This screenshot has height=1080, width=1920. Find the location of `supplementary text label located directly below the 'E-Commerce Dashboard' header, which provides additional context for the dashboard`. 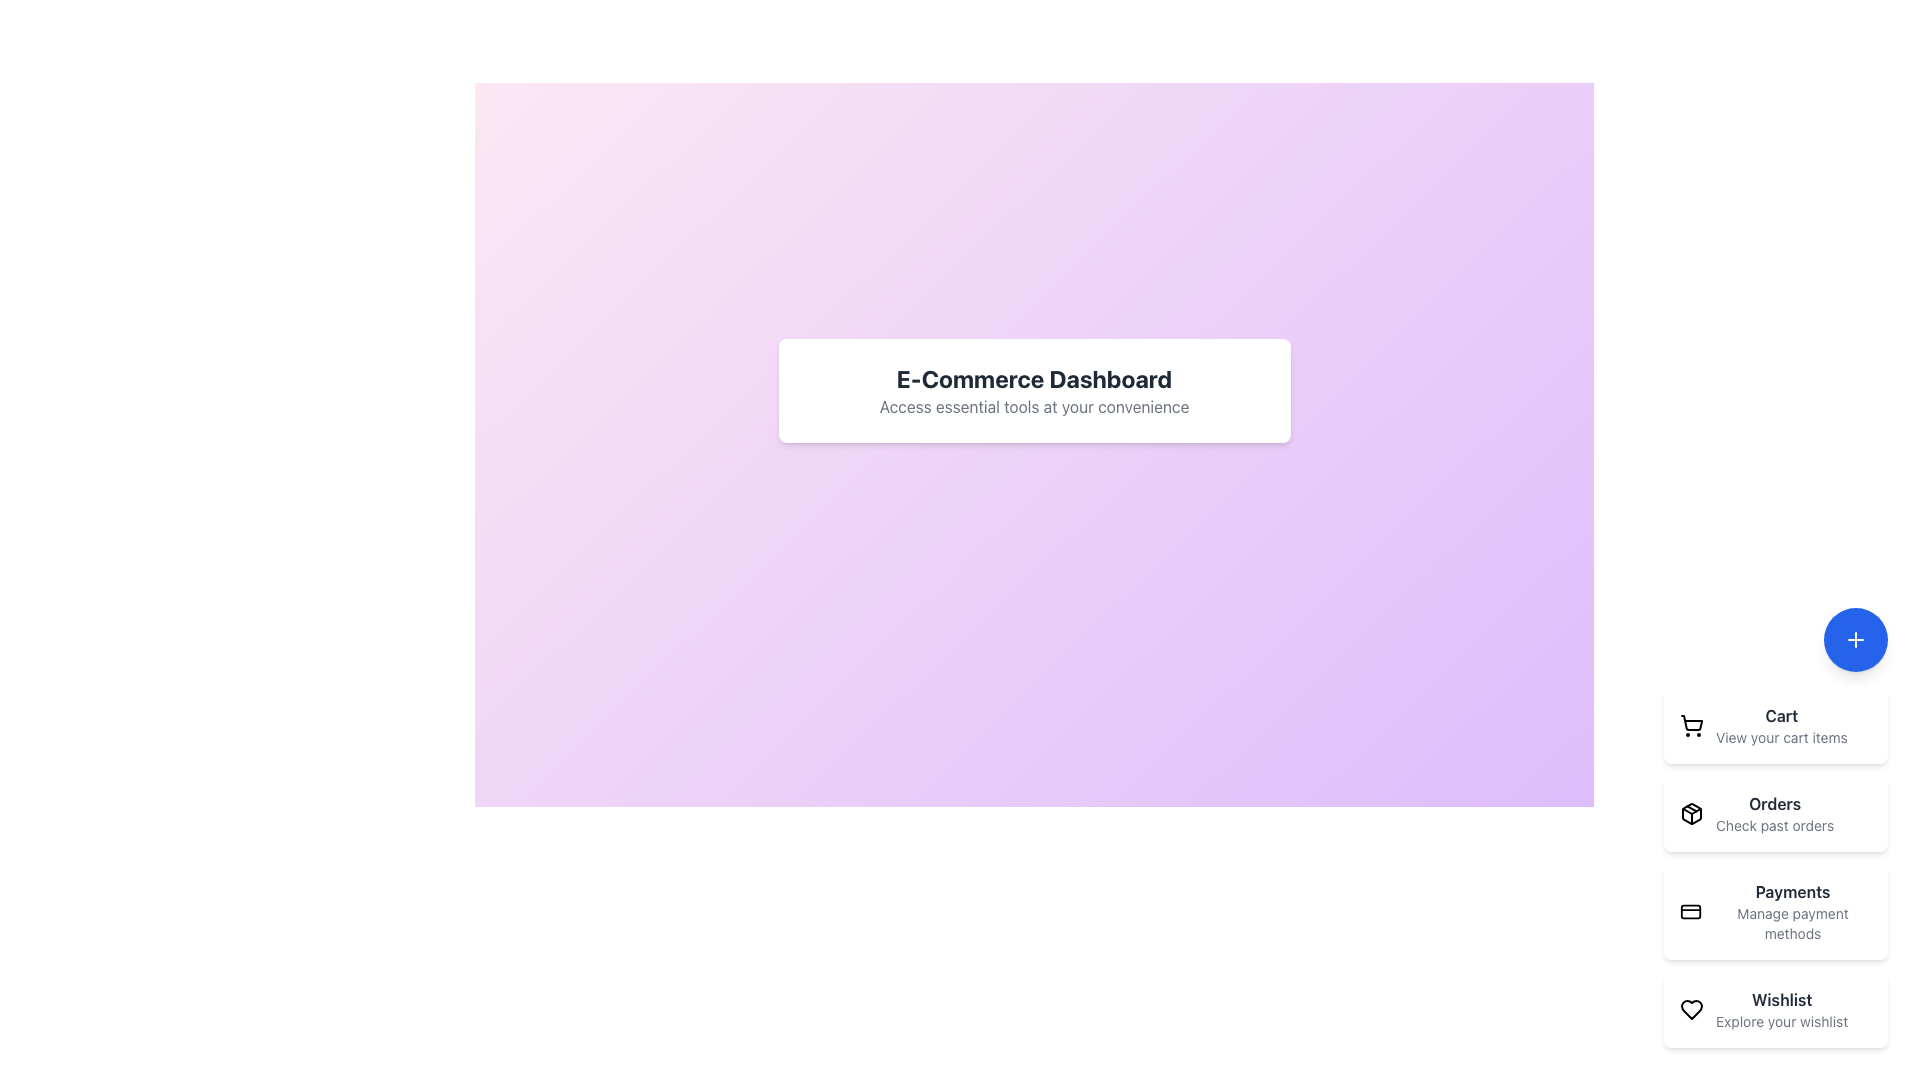

supplementary text label located directly below the 'E-Commerce Dashboard' header, which provides additional context for the dashboard is located at coordinates (1034, 406).